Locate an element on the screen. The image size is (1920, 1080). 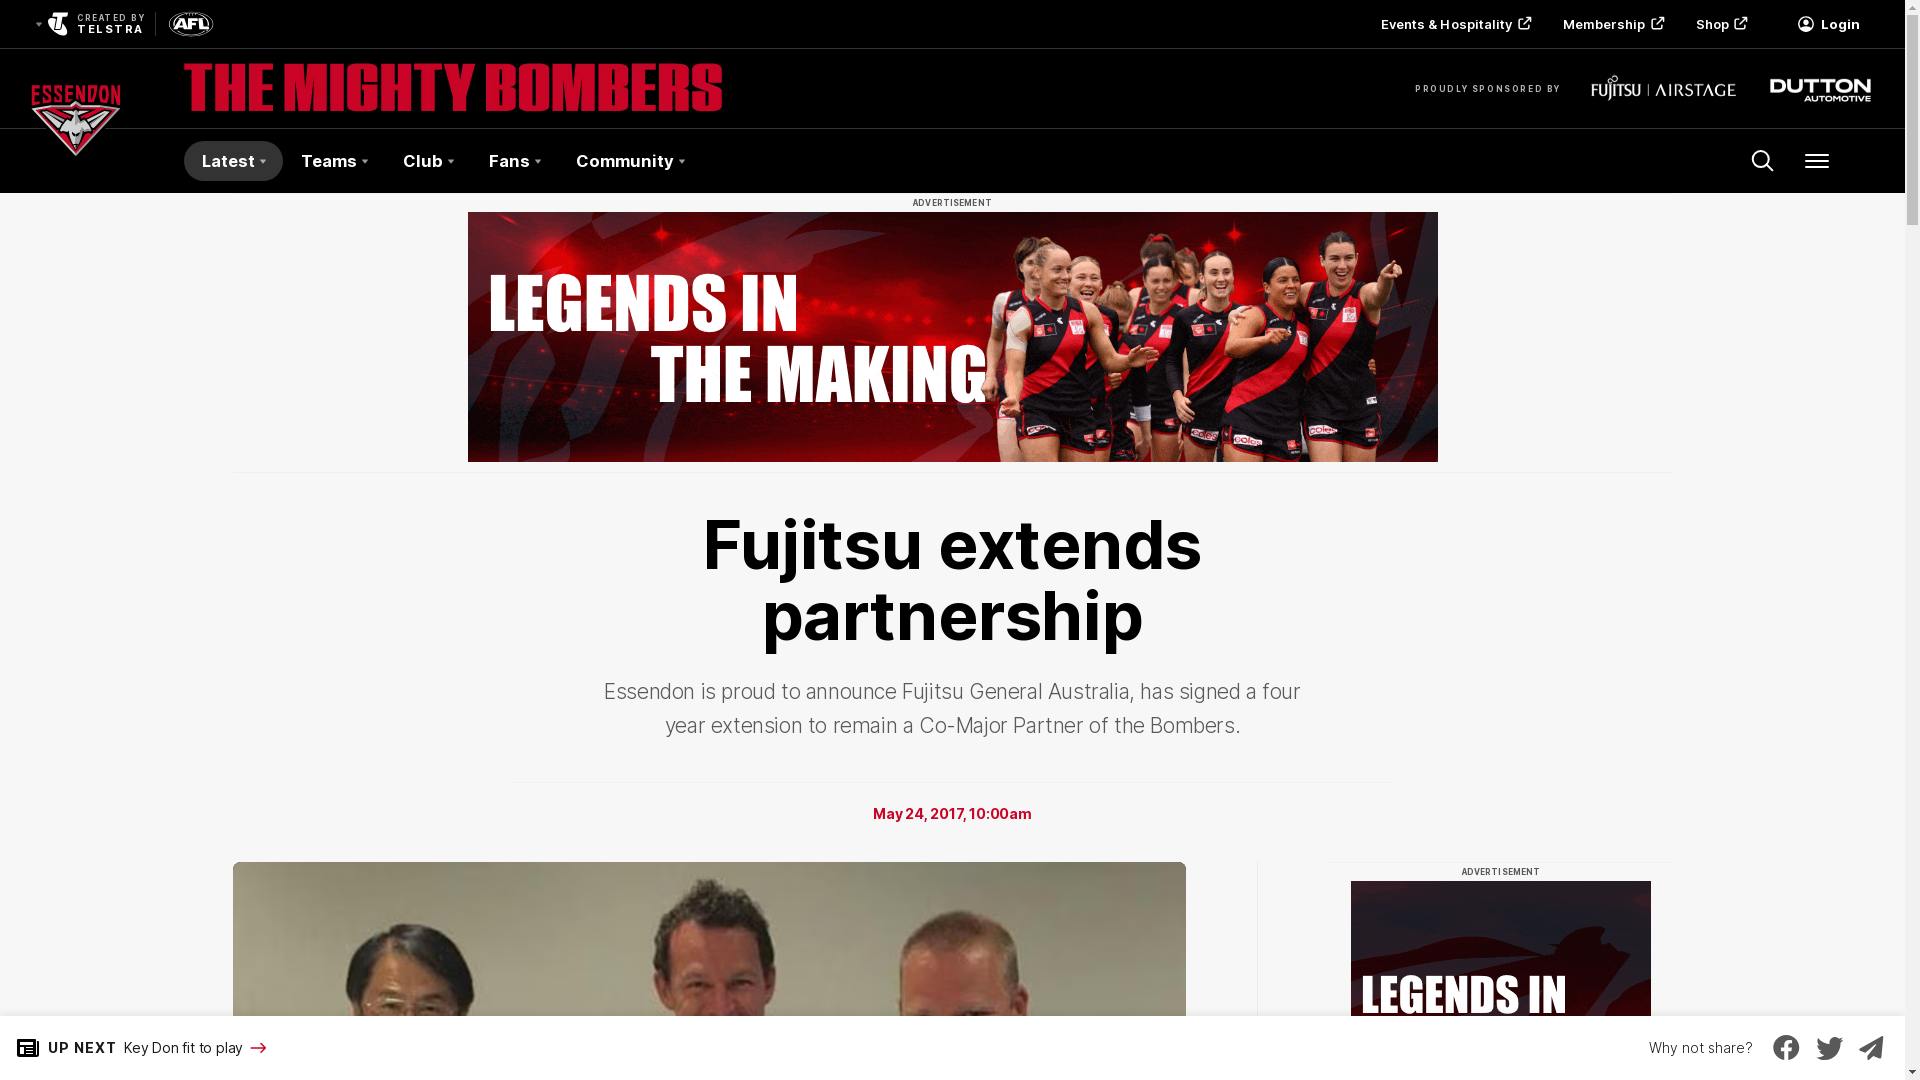
'Events & Hospitality' is located at coordinates (1454, 23).